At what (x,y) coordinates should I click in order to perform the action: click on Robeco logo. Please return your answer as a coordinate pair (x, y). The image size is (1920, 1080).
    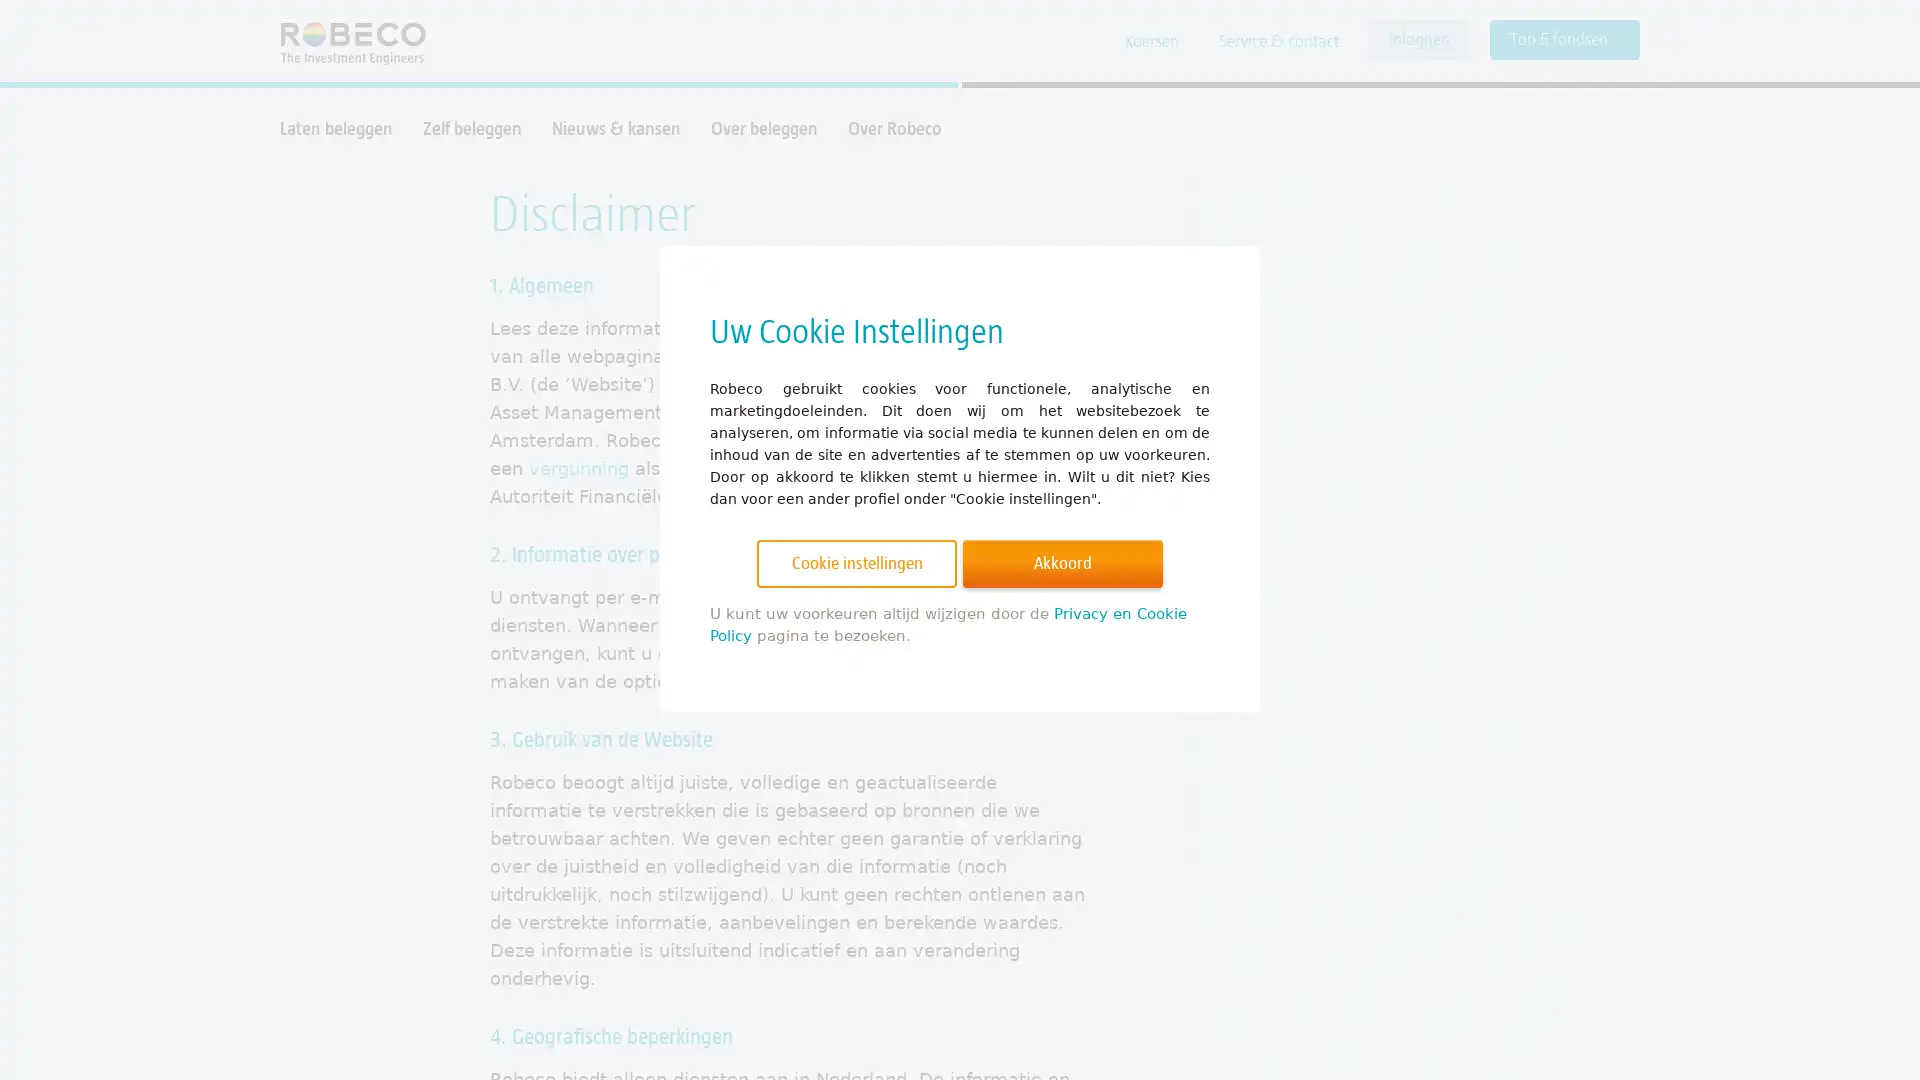
    Looking at the image, I should click on (343, 41).